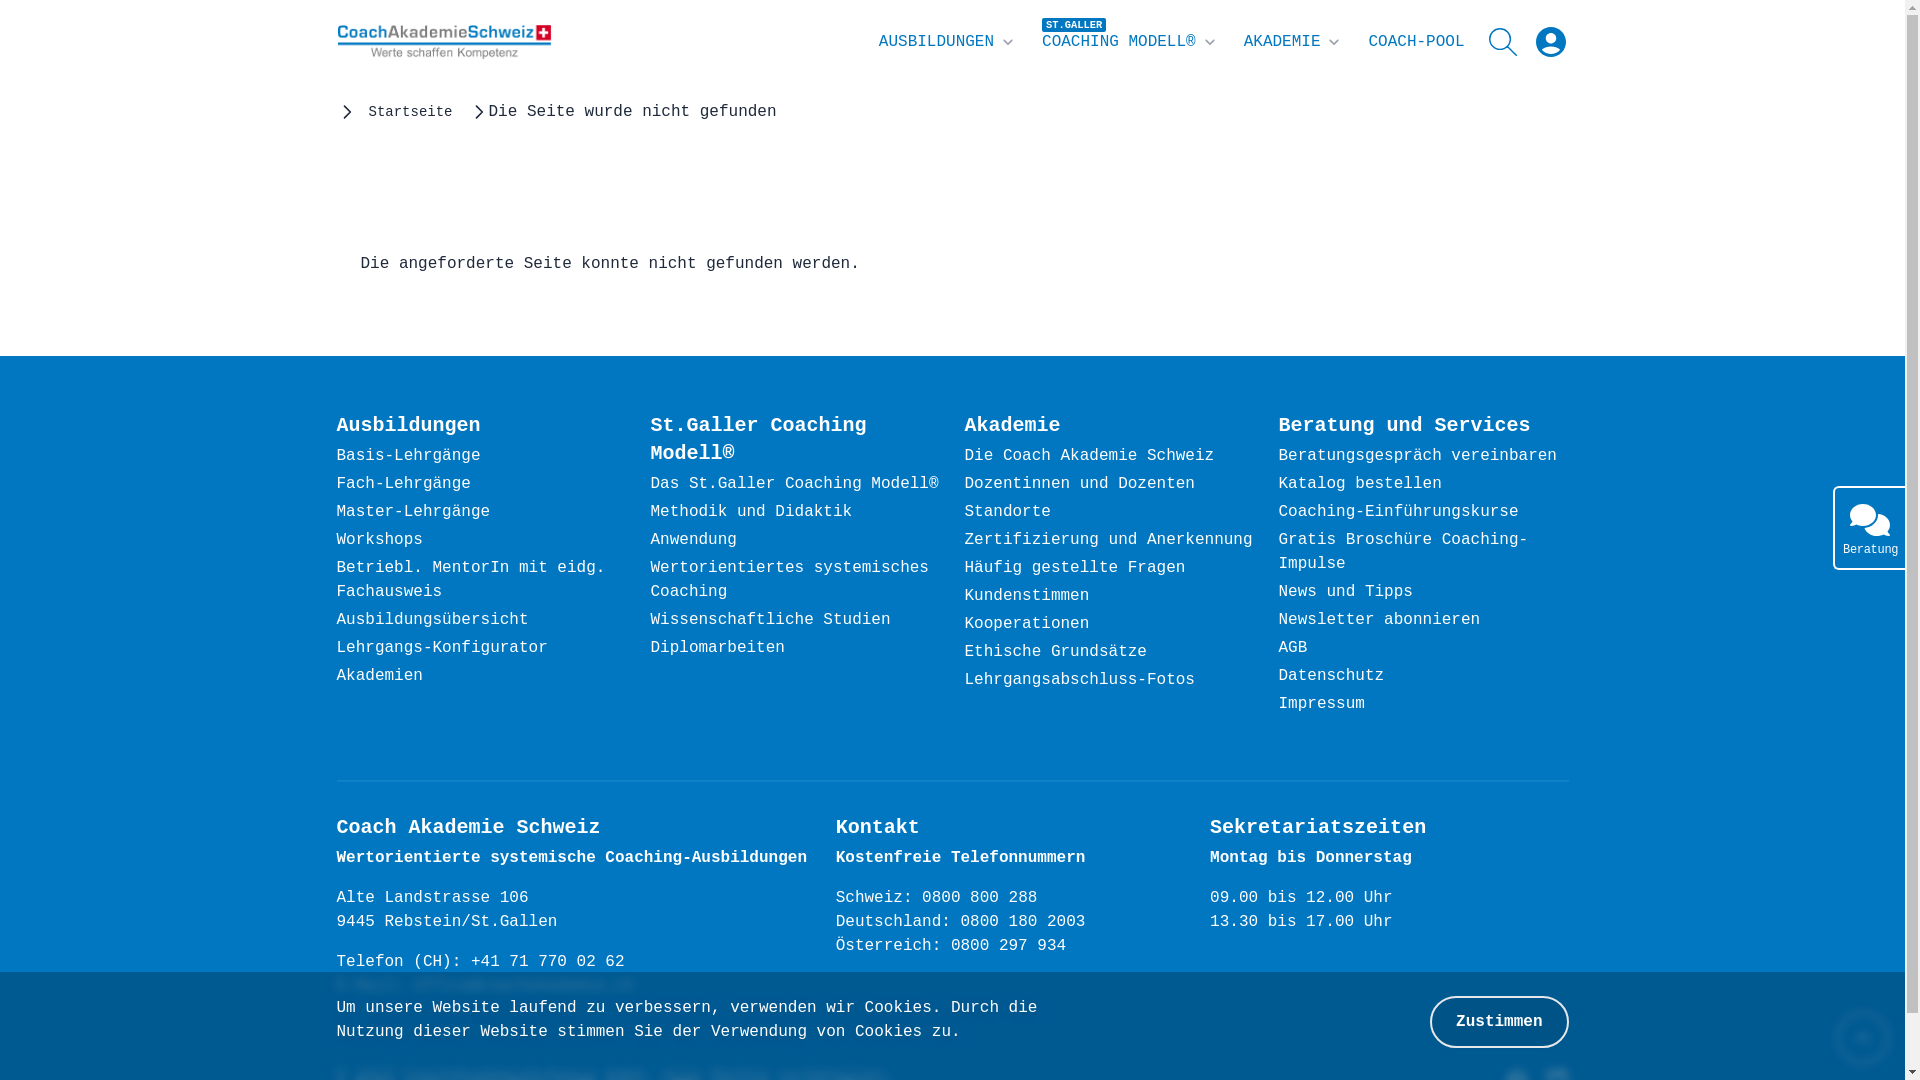  I want to click on '0800 800 288', so click(979, 897).